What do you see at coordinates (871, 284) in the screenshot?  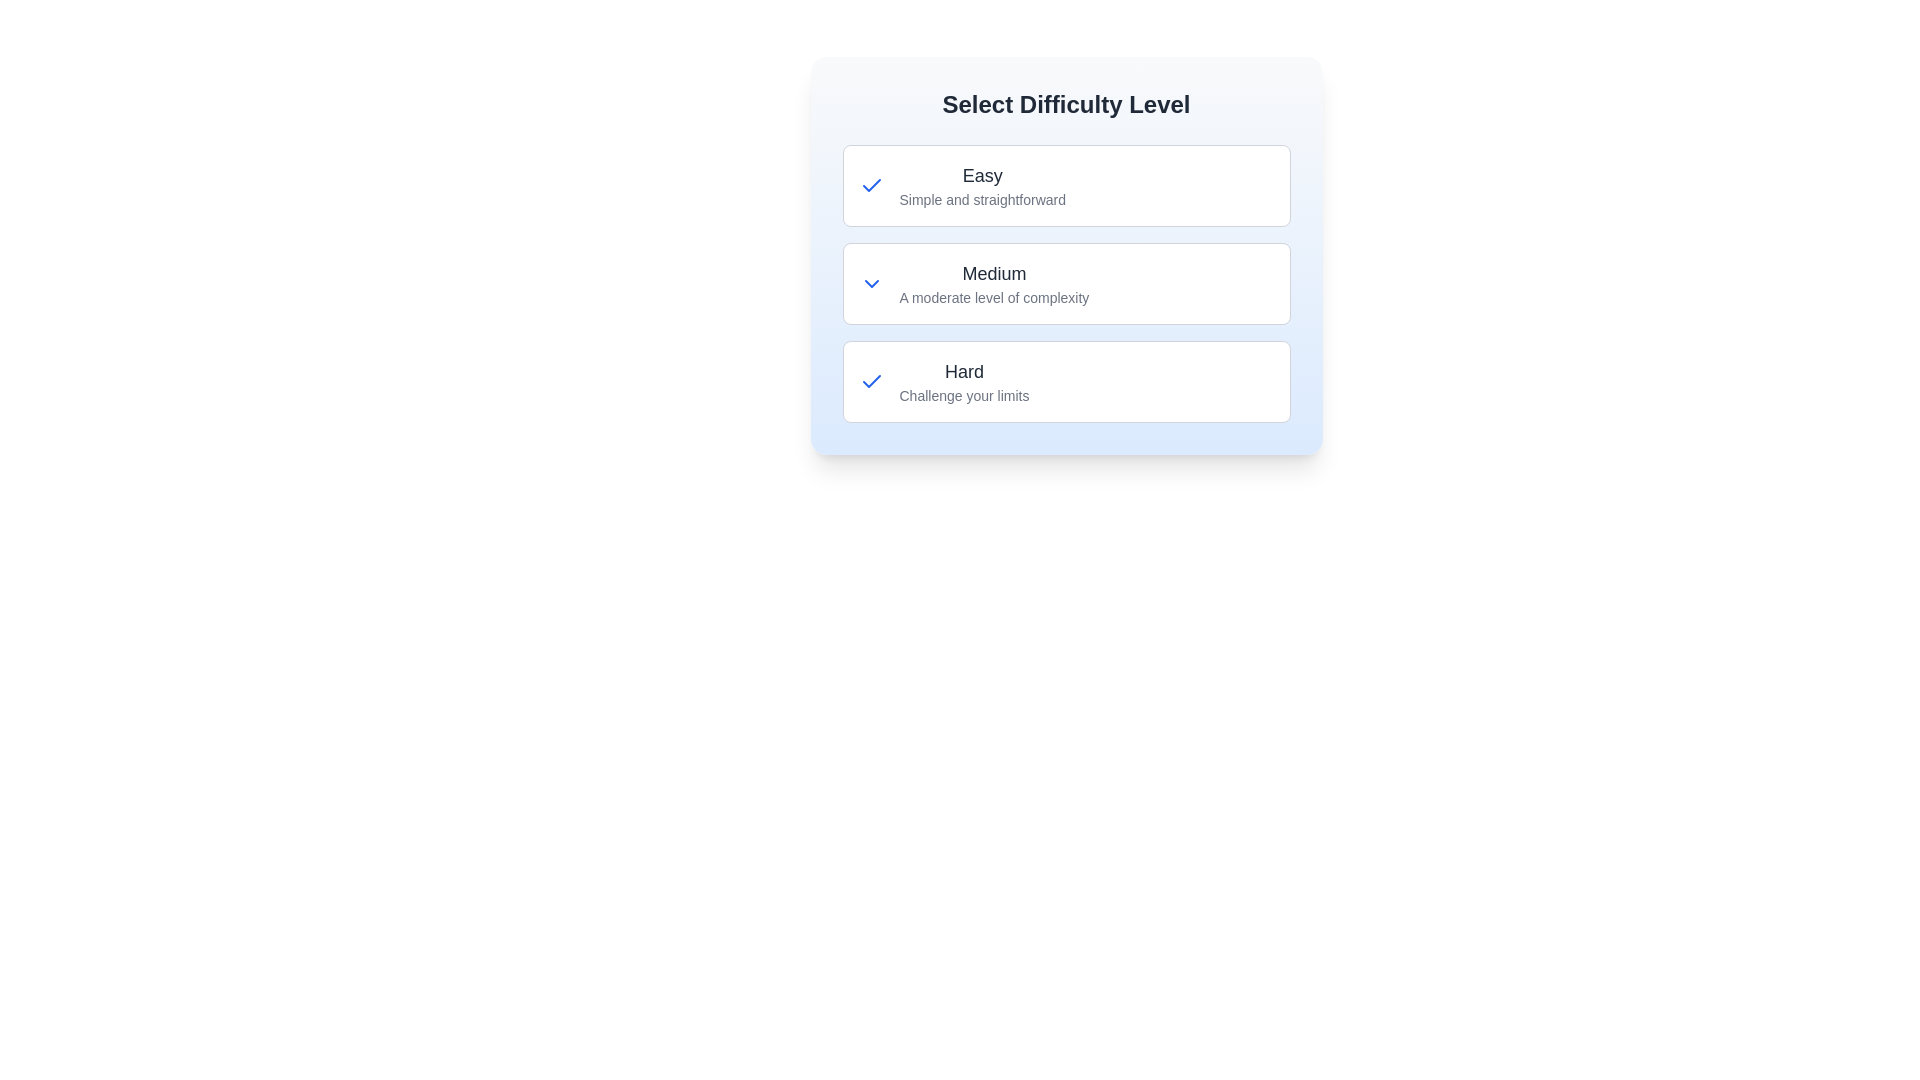 I see `the blue downward-pointing chevron icon aligned with the text 'Medium A moderate level of complexity' in the 'Medium' difficulty level section` at bounding box center [871, 284].